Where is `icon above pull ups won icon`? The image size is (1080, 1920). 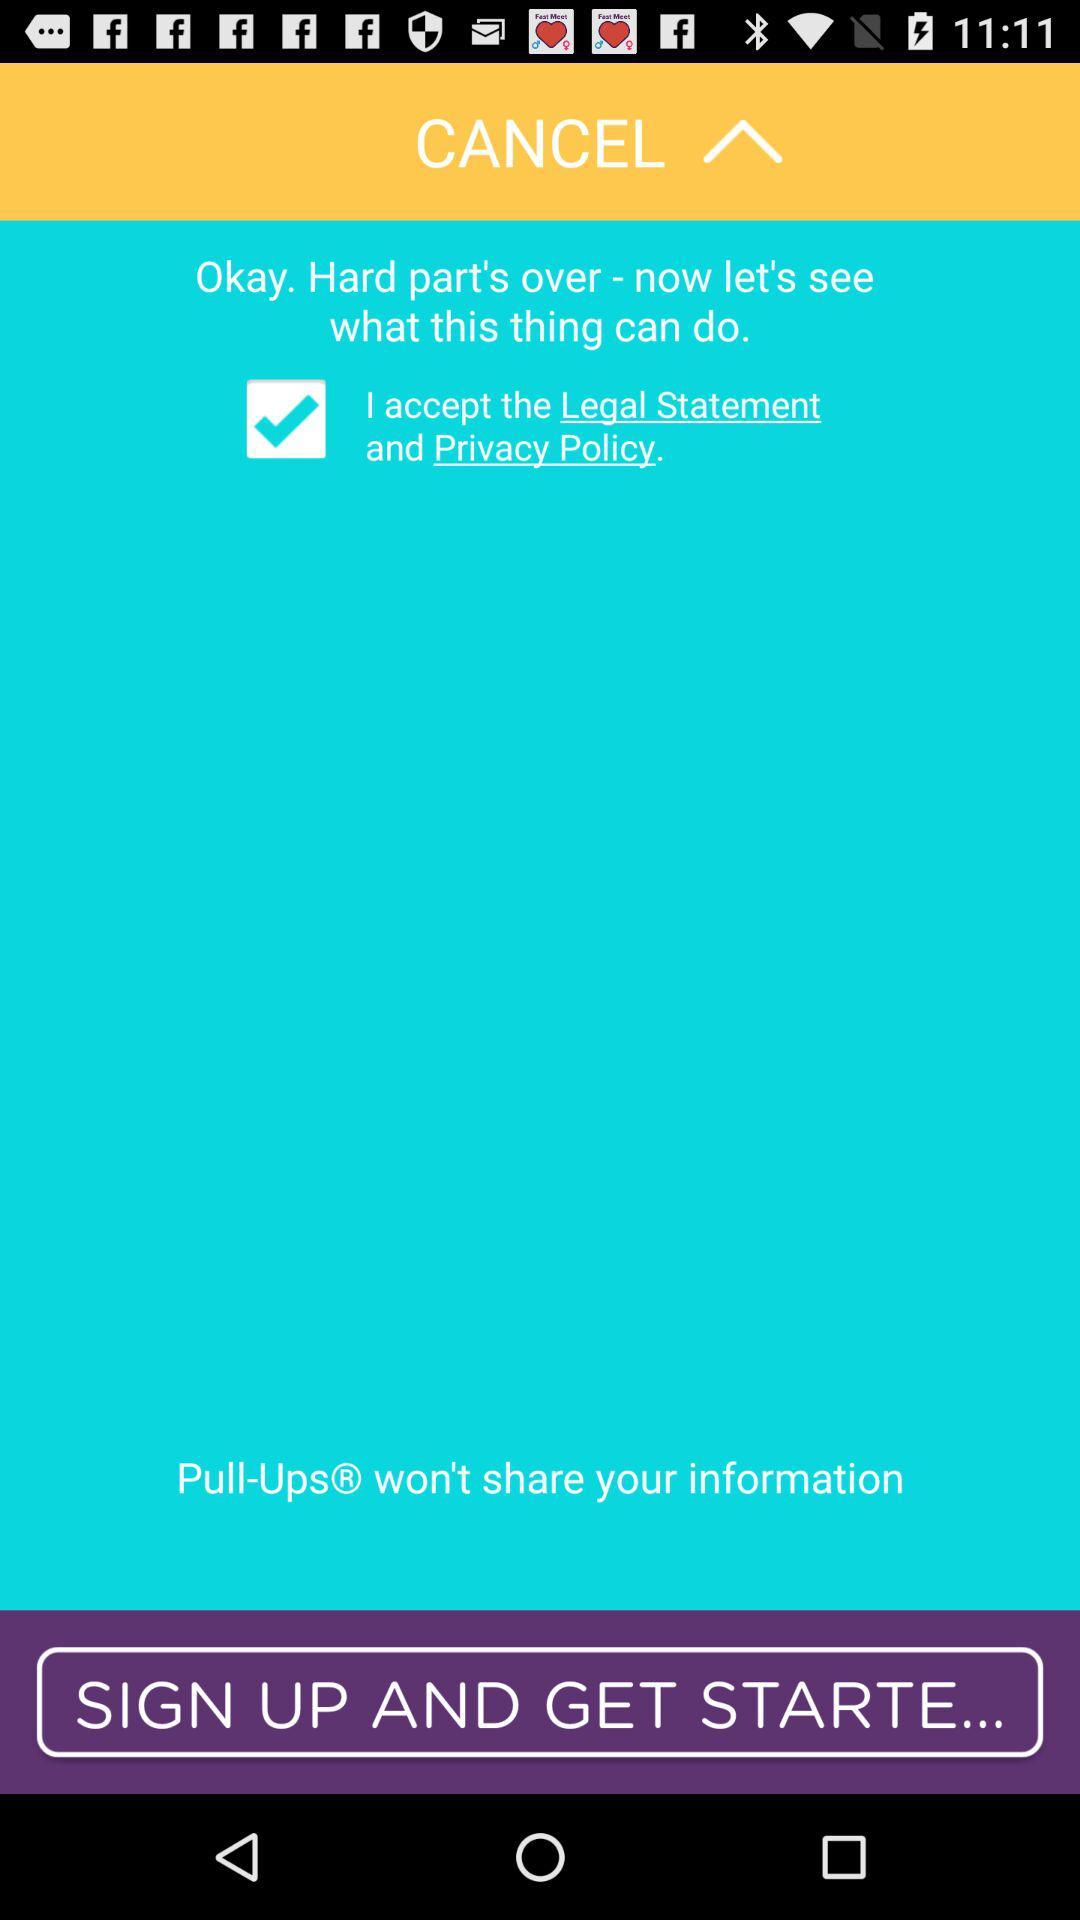 icon above pull ups won icon is located at coordinates (286, 417).